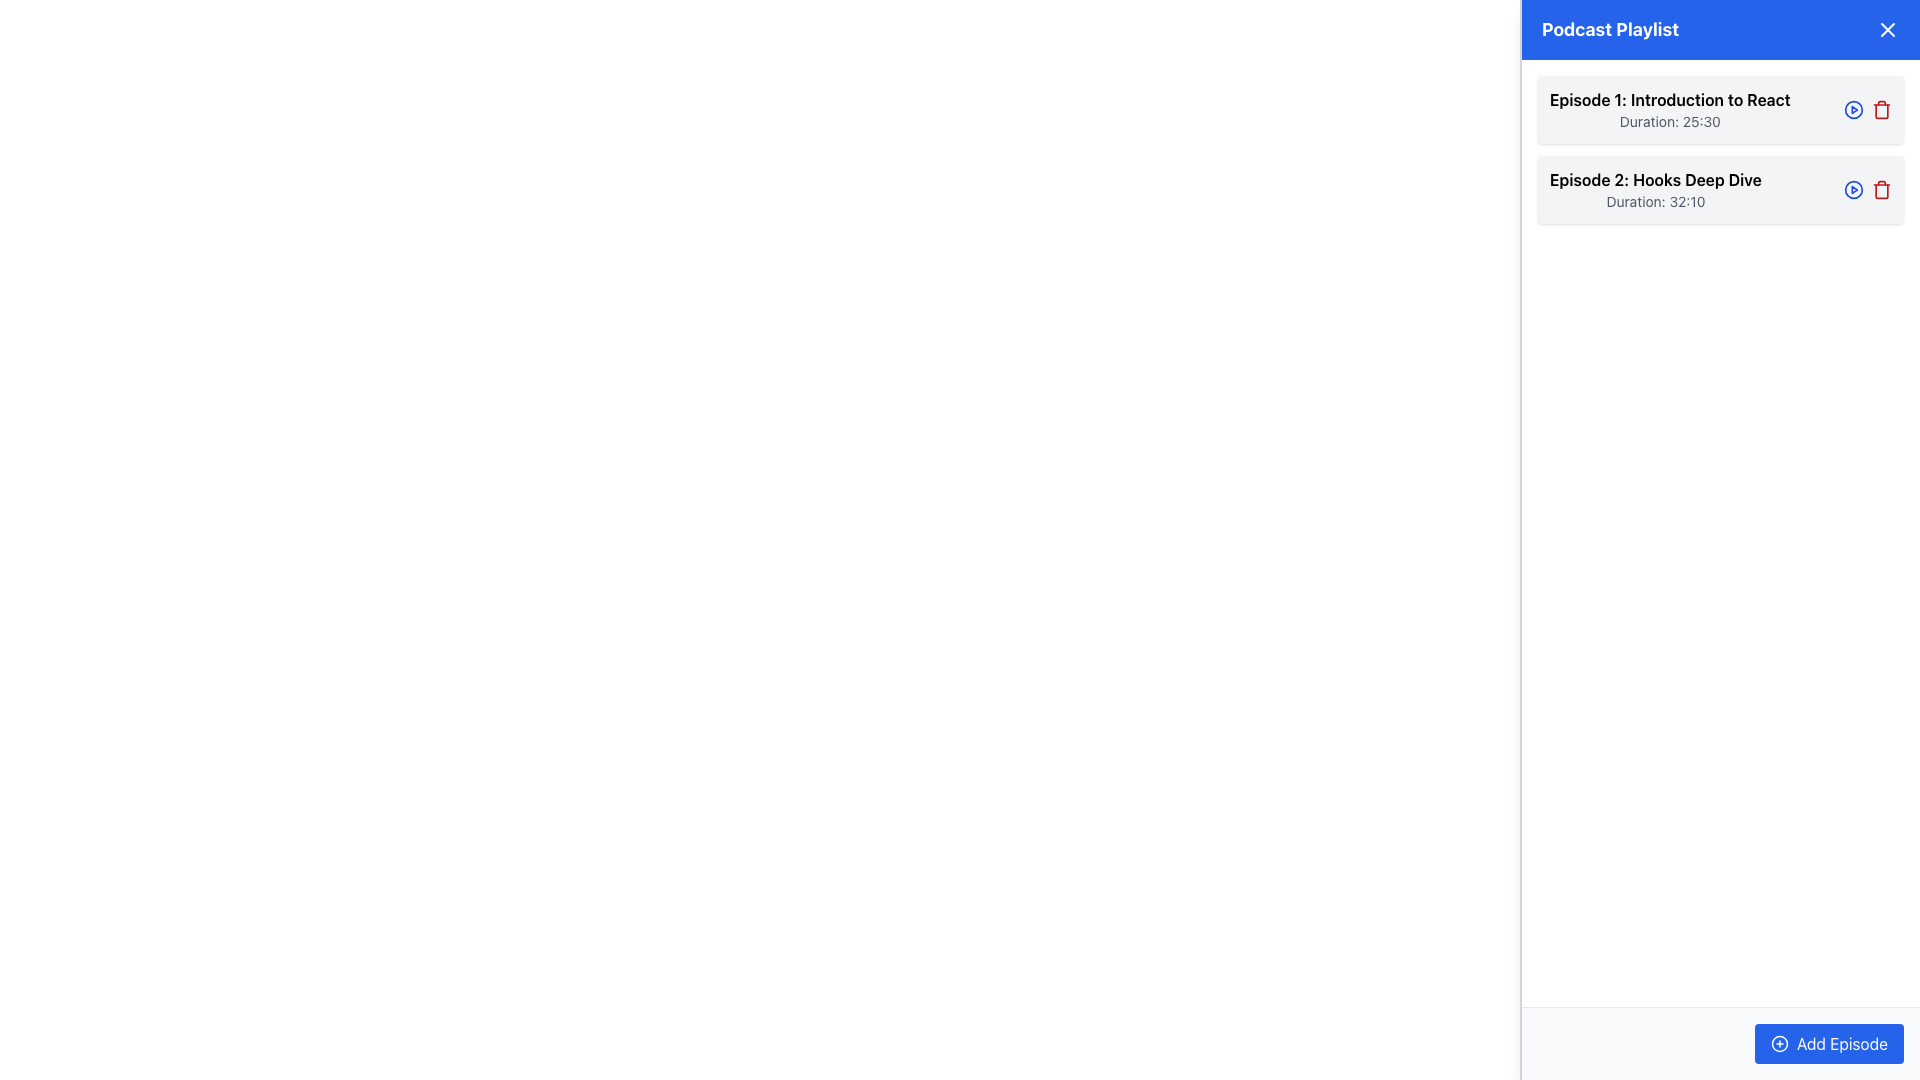 This screenshot has height=1080, width=1920. I want to click on the text label displaying 'Duration: 32:10' located beneath the title 'Episode 2: Hooks Deep Dive', so click(1656, 201).